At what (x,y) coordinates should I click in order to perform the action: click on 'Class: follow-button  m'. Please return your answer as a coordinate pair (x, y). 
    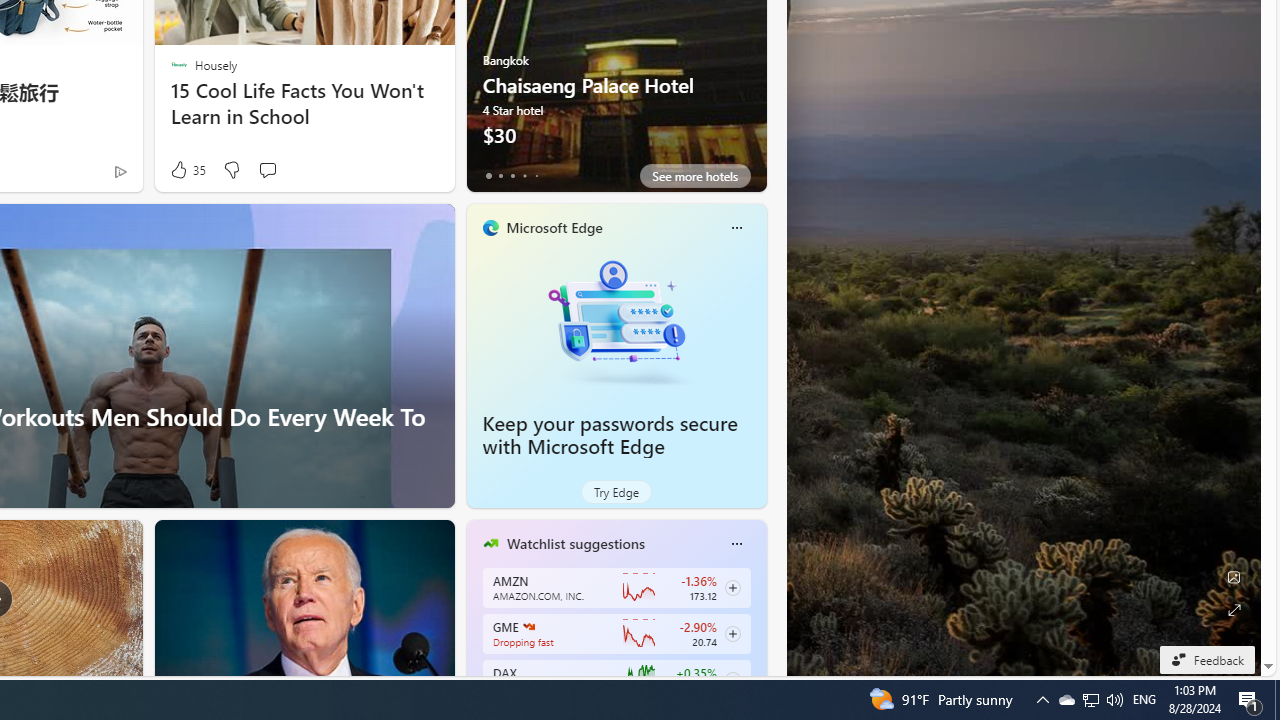
    Looking at the image, I should click on (731, 679).